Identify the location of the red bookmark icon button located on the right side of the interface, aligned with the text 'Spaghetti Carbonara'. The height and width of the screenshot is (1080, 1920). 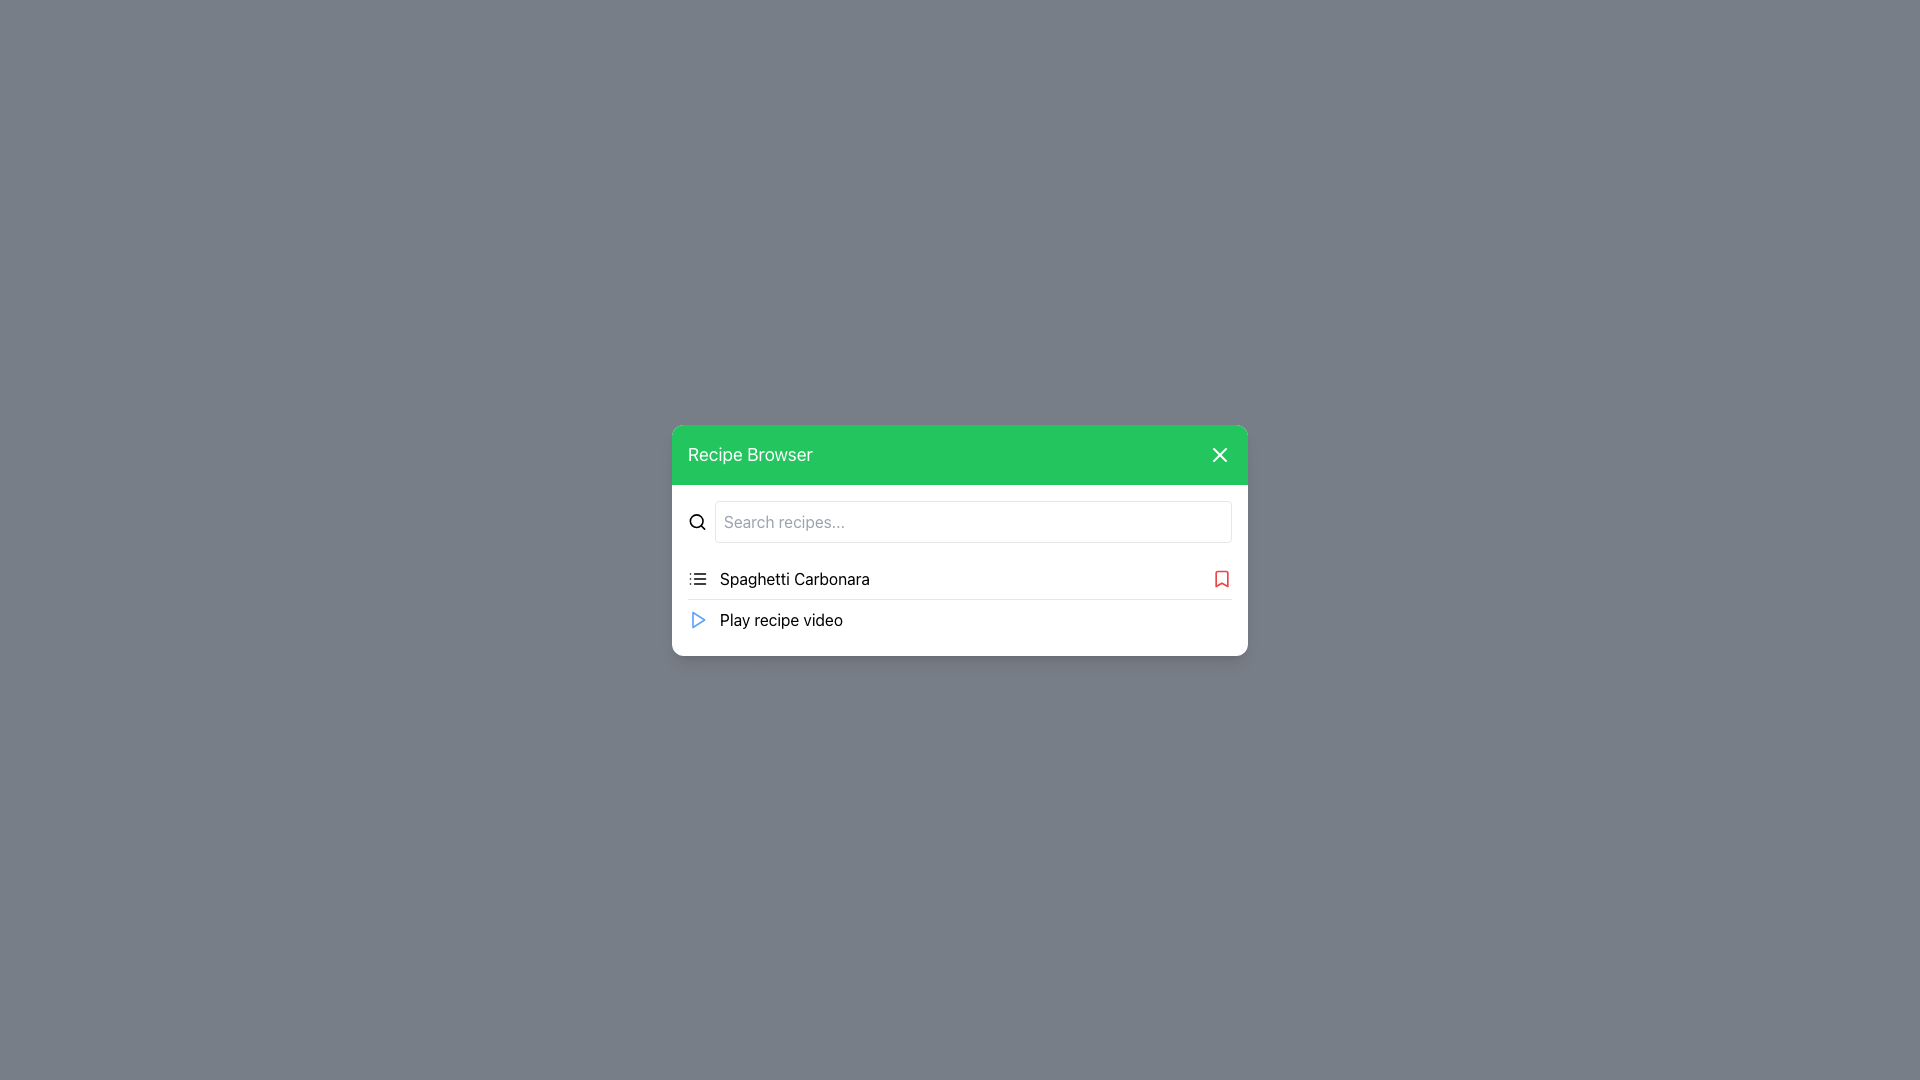
(1221, 578).